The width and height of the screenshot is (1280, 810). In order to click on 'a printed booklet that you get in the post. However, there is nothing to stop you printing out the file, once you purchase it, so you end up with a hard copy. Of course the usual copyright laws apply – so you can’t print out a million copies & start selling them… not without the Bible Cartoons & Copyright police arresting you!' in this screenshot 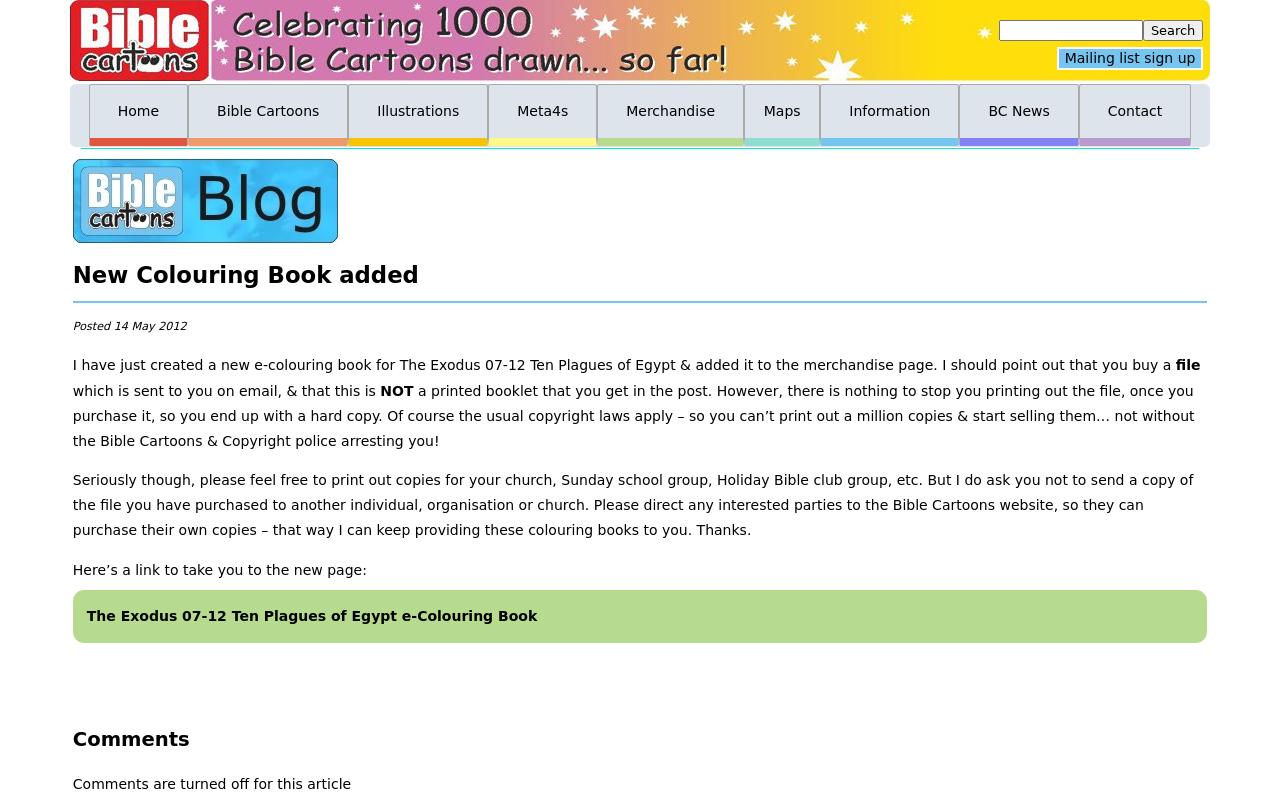, I will do `click(631, 414)`.